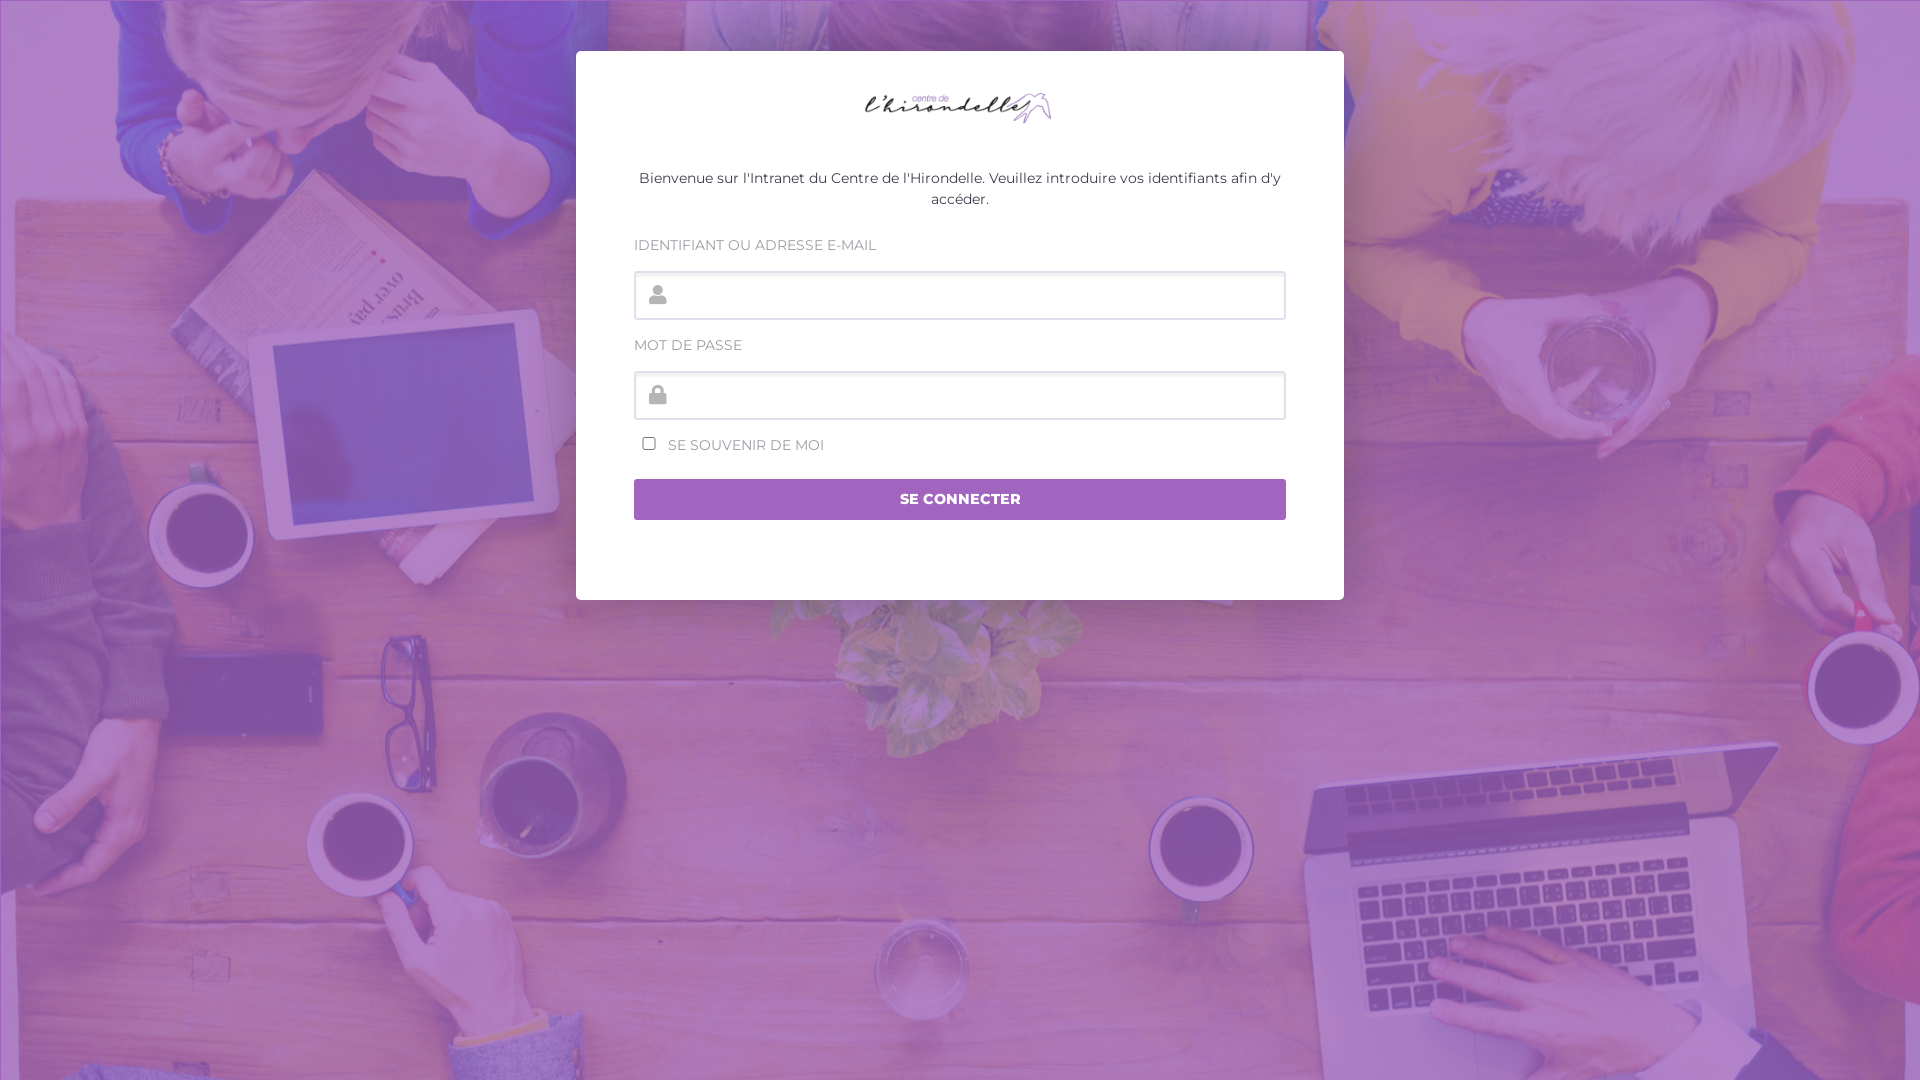 This screenshot has width=1920, height=1080. I want to click on 'Se connecter', so click(960, 499).